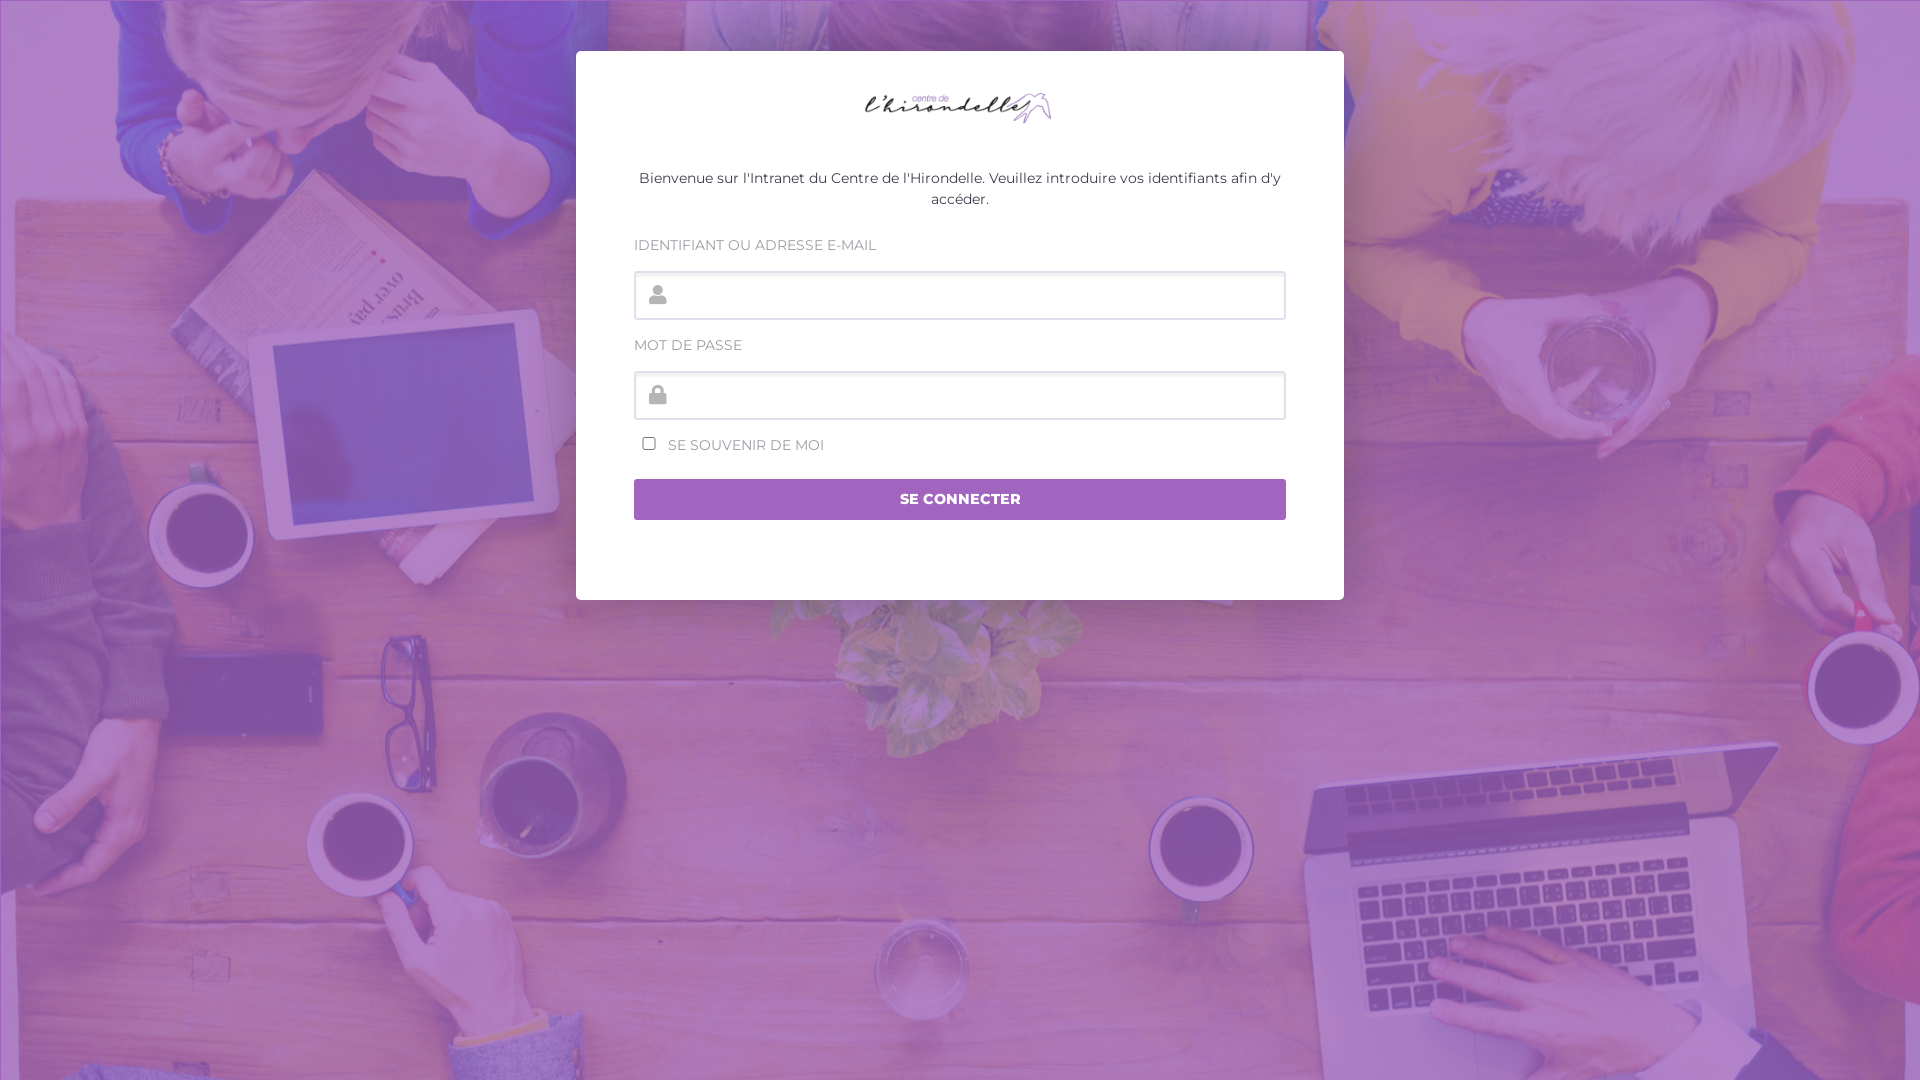 This screenshot has width=1920, height=1080. I want to click on 'Se connecter', so click(960, 499).